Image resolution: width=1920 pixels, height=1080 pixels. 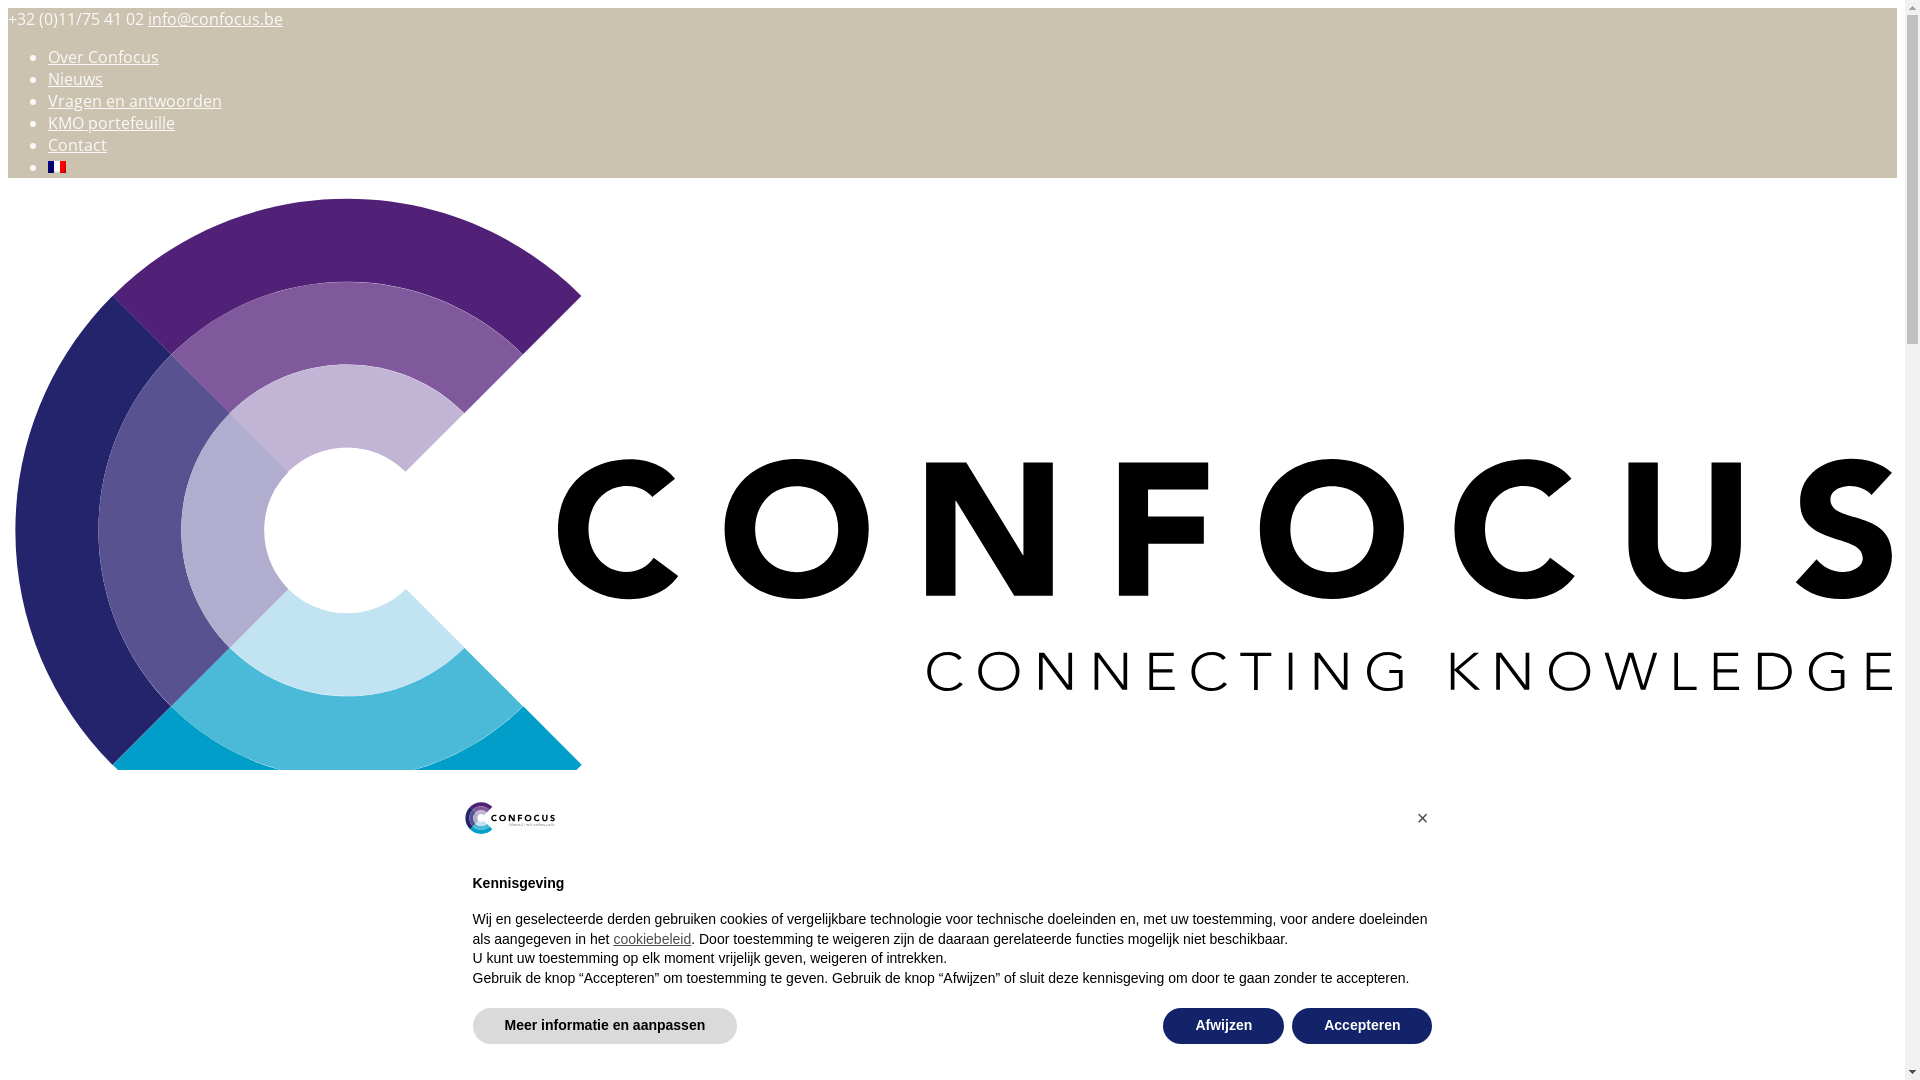 What do you see at coordinates (102, 56) in the screenshot?
I see `'Over Confocus'` at bounding box center [102, 56].